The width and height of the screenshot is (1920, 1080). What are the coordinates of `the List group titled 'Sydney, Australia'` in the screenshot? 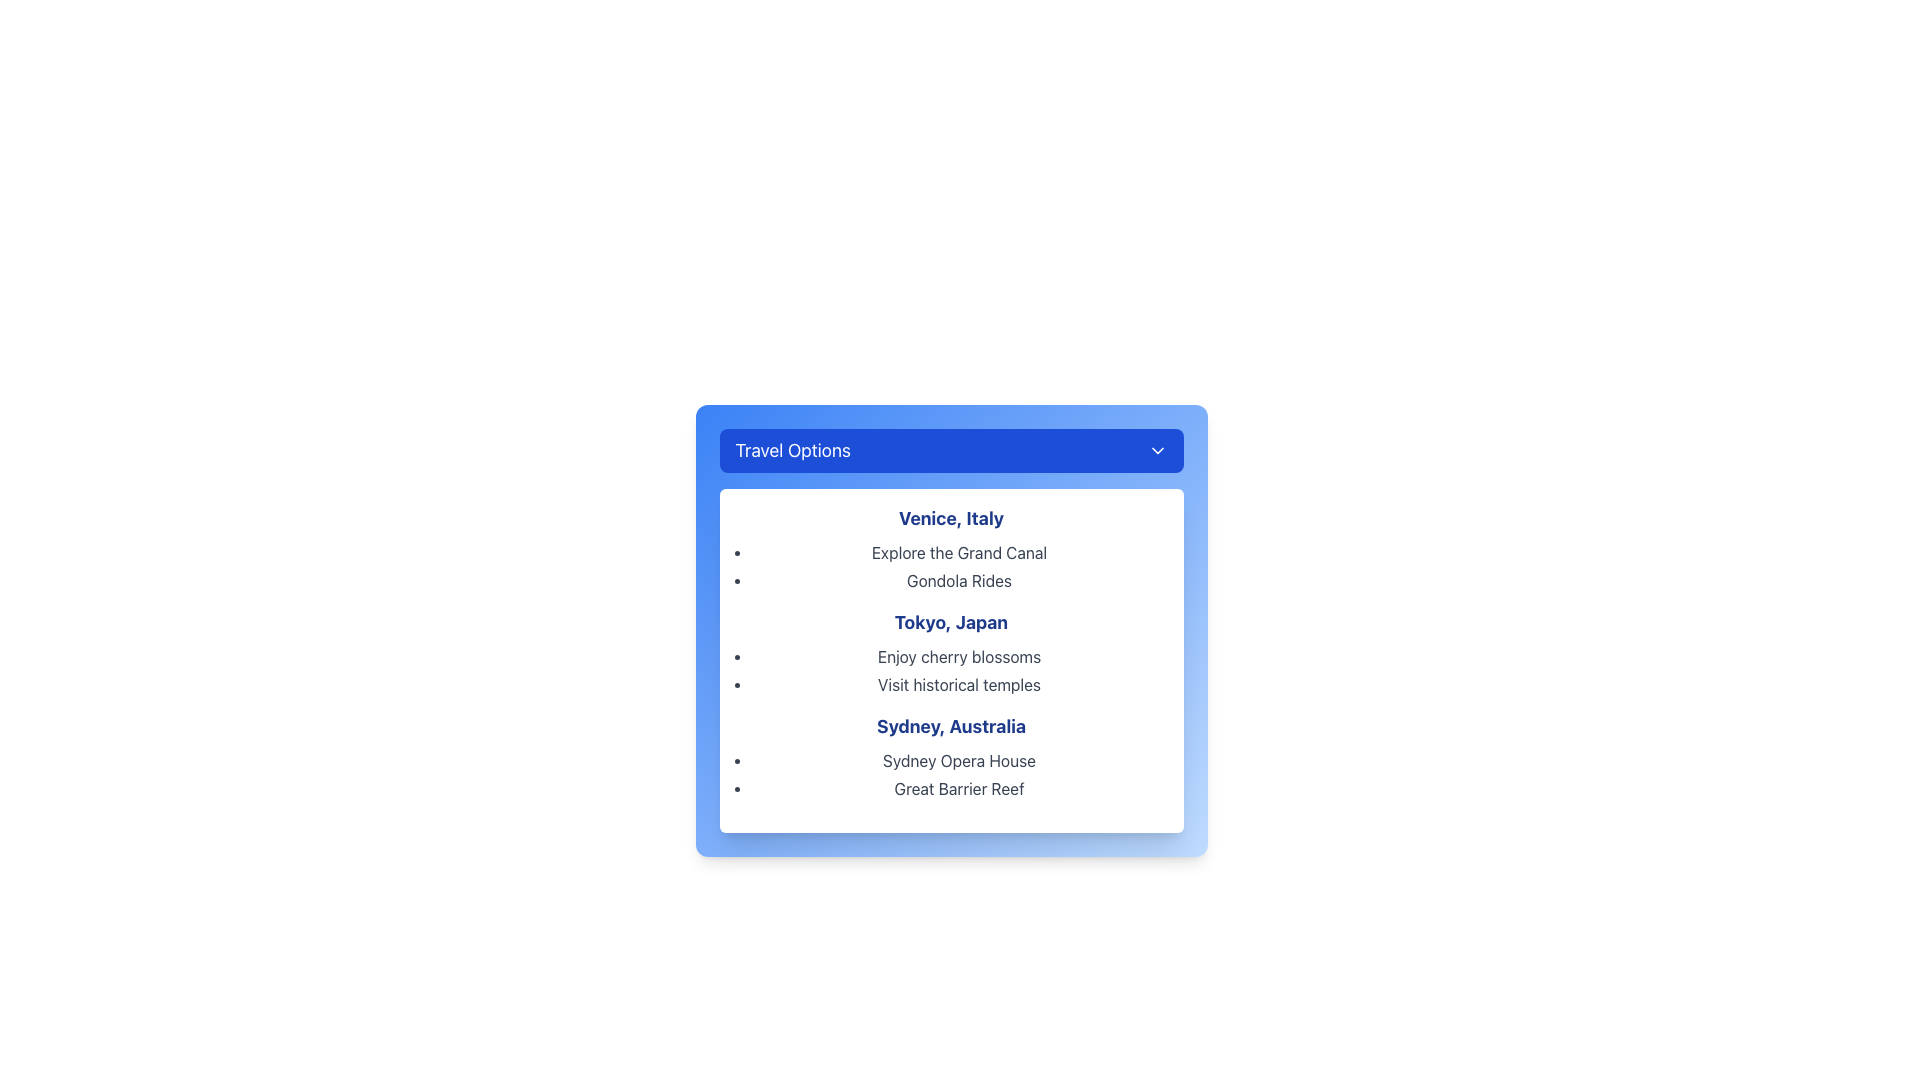 It's located at (950, 756).